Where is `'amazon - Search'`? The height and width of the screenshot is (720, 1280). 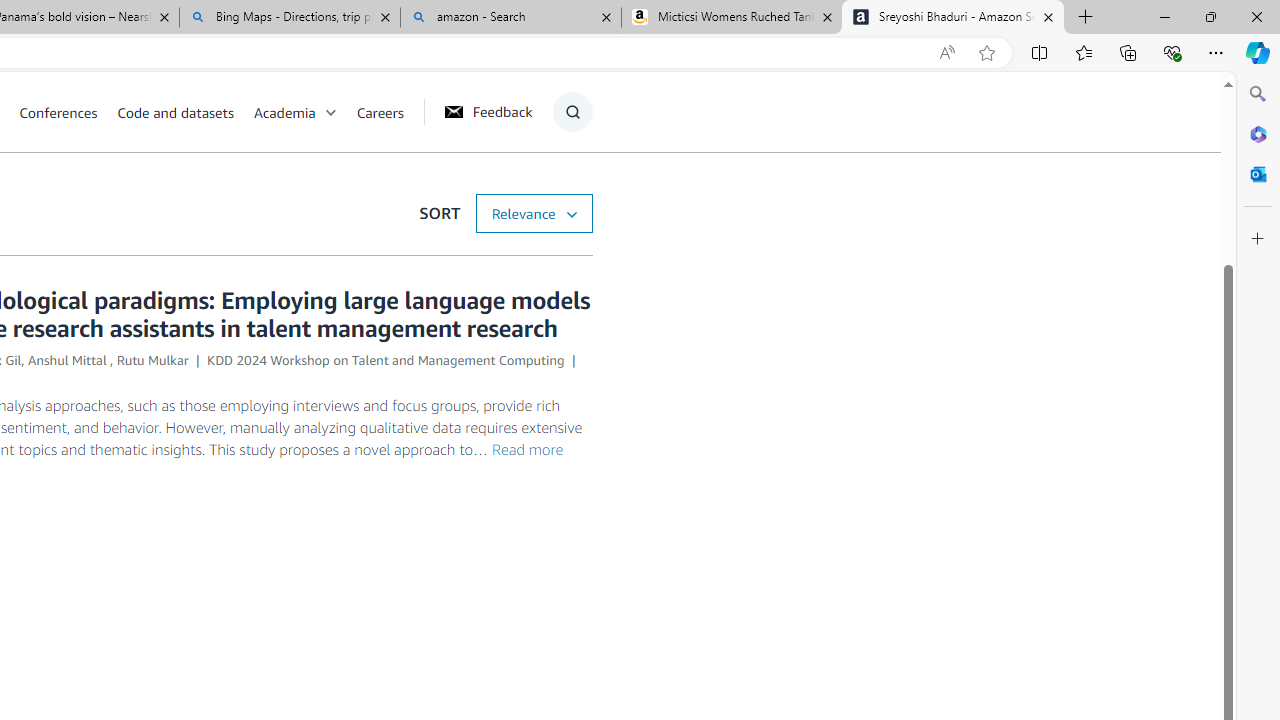
'amazon - Search' is located at coordinates (510, 17).